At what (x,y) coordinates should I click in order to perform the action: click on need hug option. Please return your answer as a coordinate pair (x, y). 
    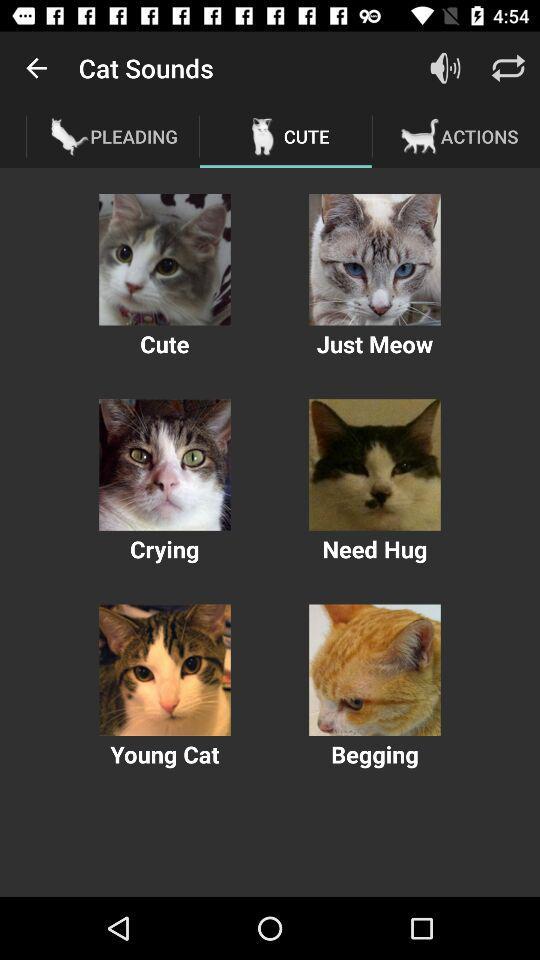
    Looking at the image, I should click on (374, 465).